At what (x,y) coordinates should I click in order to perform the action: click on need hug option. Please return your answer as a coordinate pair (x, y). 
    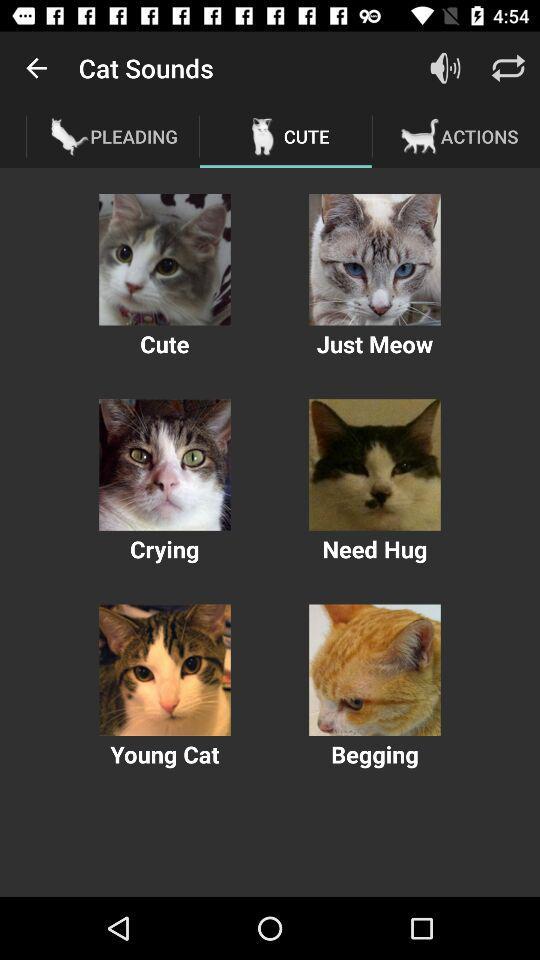
    Looking at the image, I should click on (374, 465).